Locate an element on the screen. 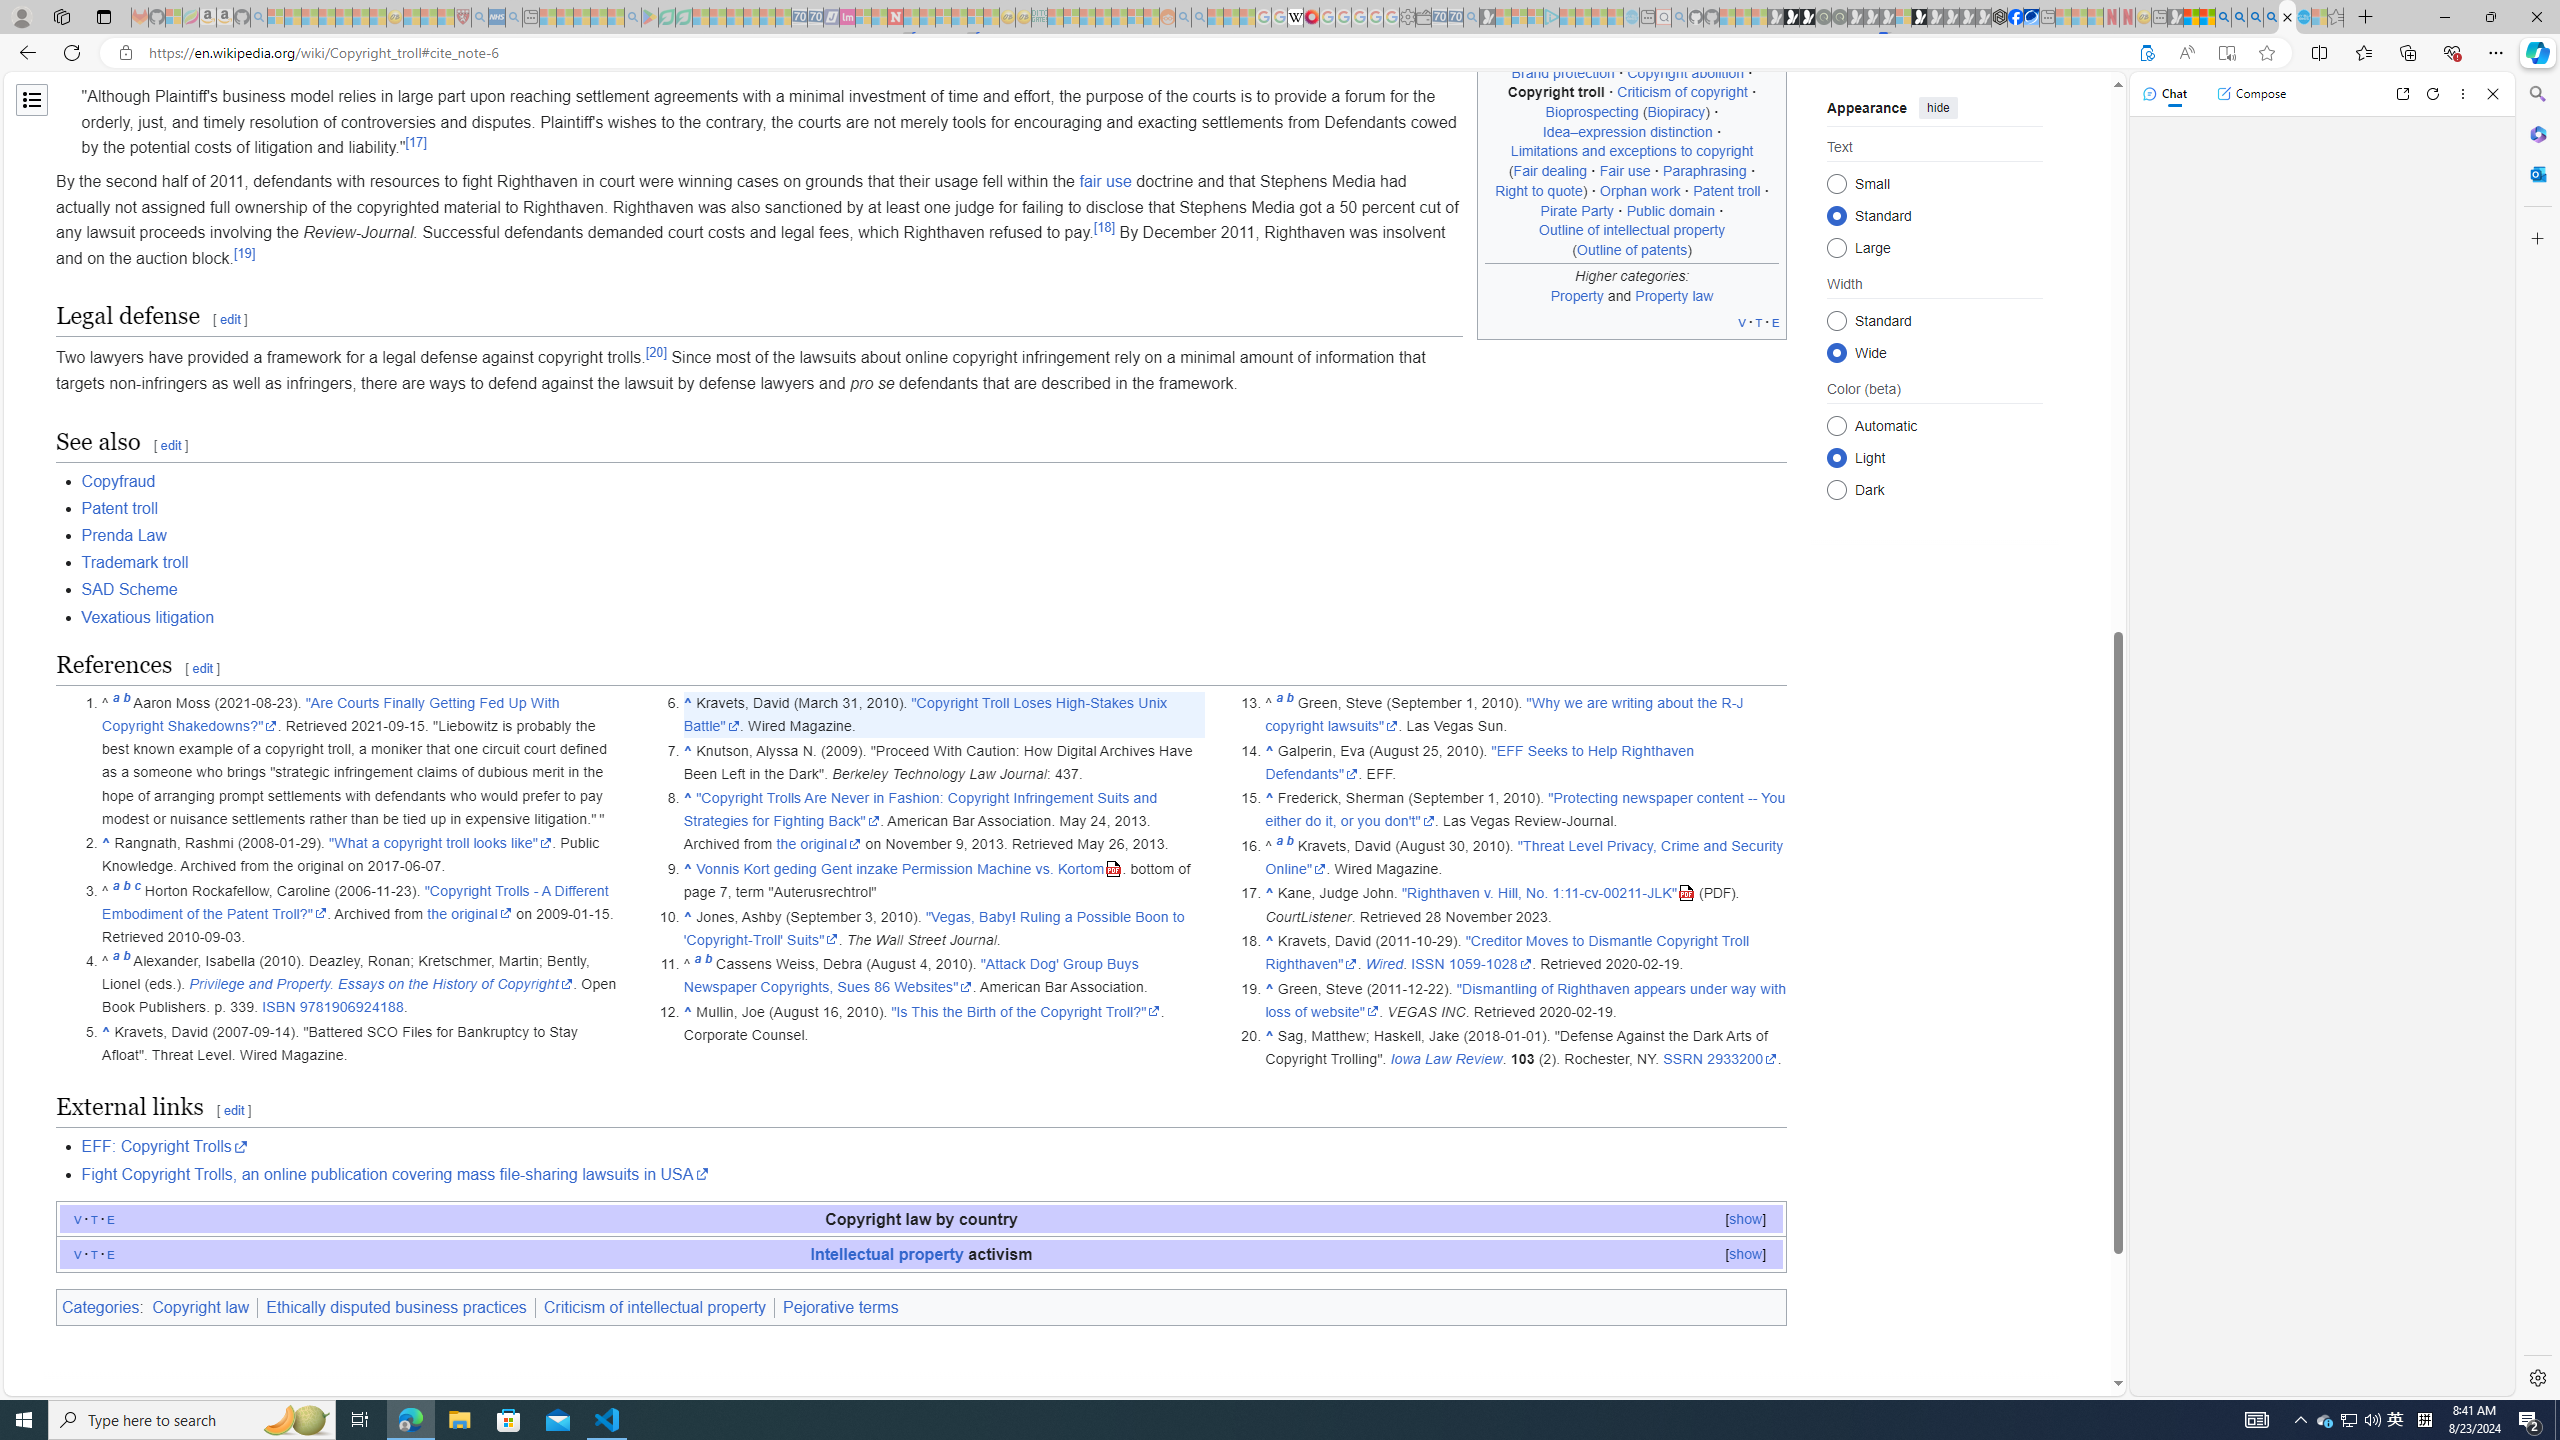 The height and width of the screenshot is (1440, 2560). 'fair use' is located at coordinates (1104, 180).